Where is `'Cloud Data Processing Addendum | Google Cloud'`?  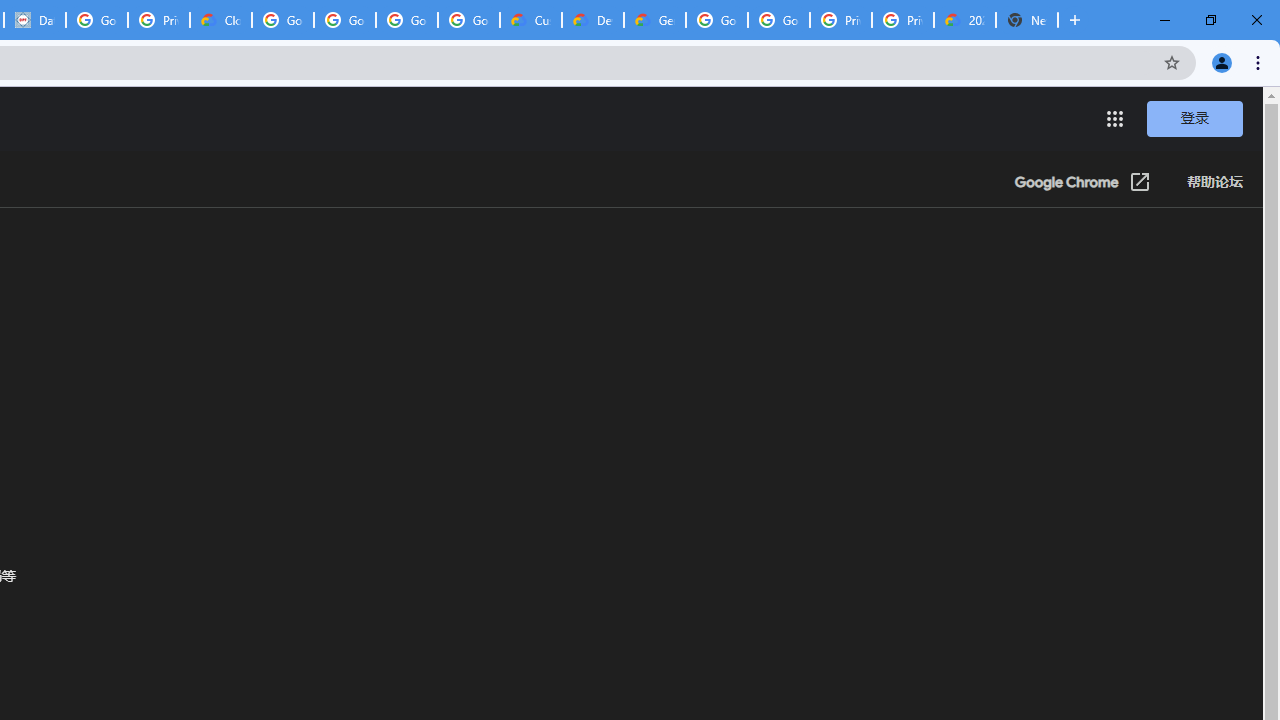 'Cloud Data Processing Addendum | Google Cloud' is located at coordinates (220, 20).